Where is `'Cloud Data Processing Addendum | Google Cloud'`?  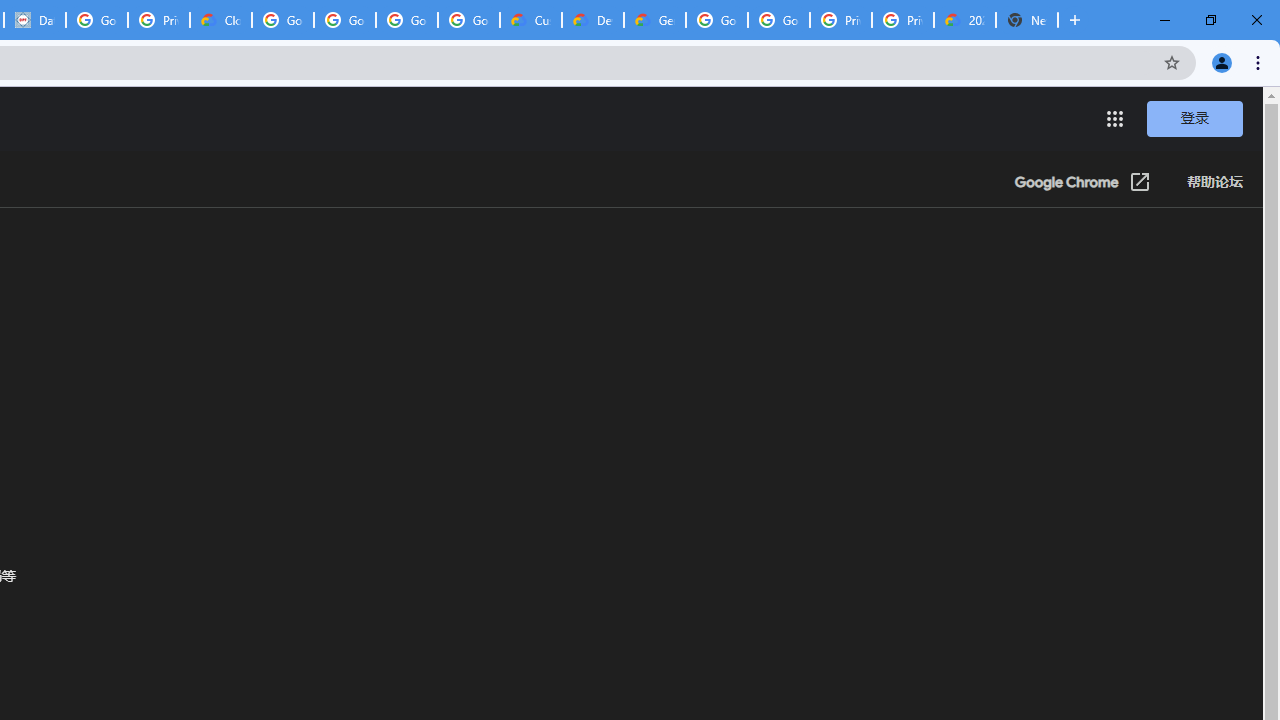 'Cloud Data Processing Addendum | Google Cloud' is located at coordinates (220, 20).